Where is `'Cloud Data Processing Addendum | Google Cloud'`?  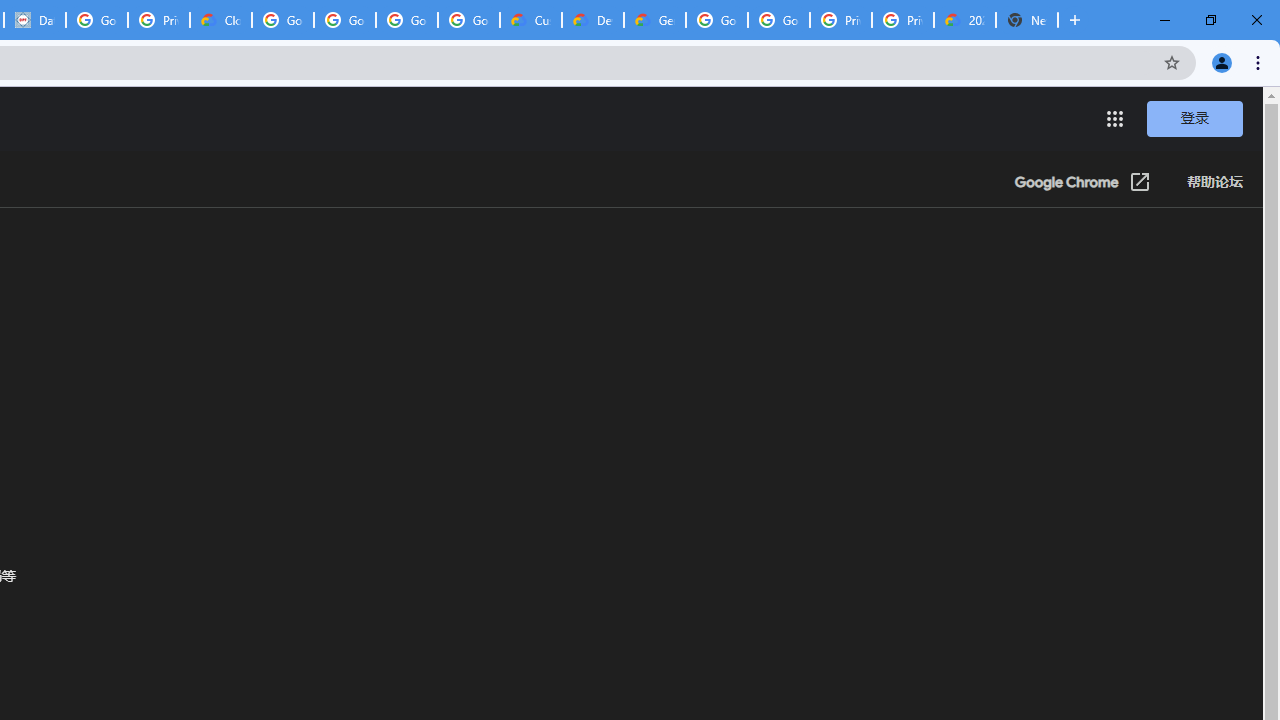 'Cloud Data Processing Addendum | Google Cloud' is located at coordinates (220, 20).